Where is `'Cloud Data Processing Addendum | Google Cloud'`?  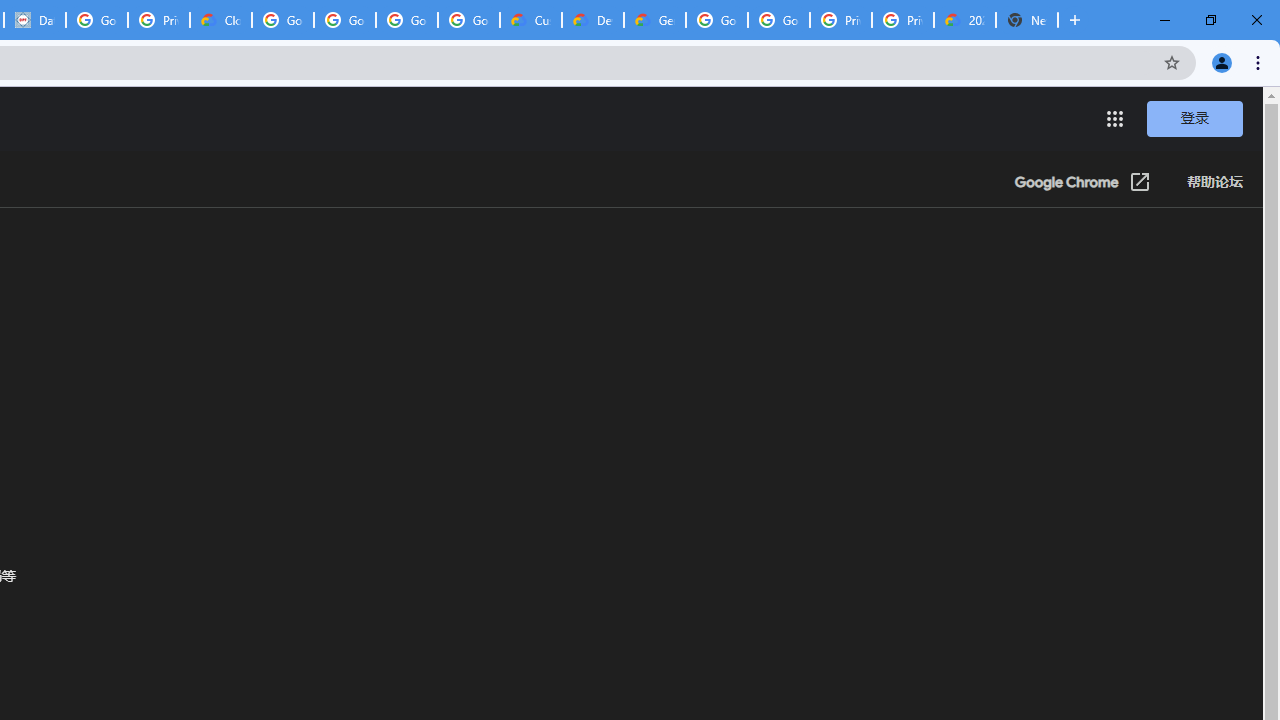 'Cloud Data Processing Addendum | Google Cloud' is located at coordinates (220, 20).